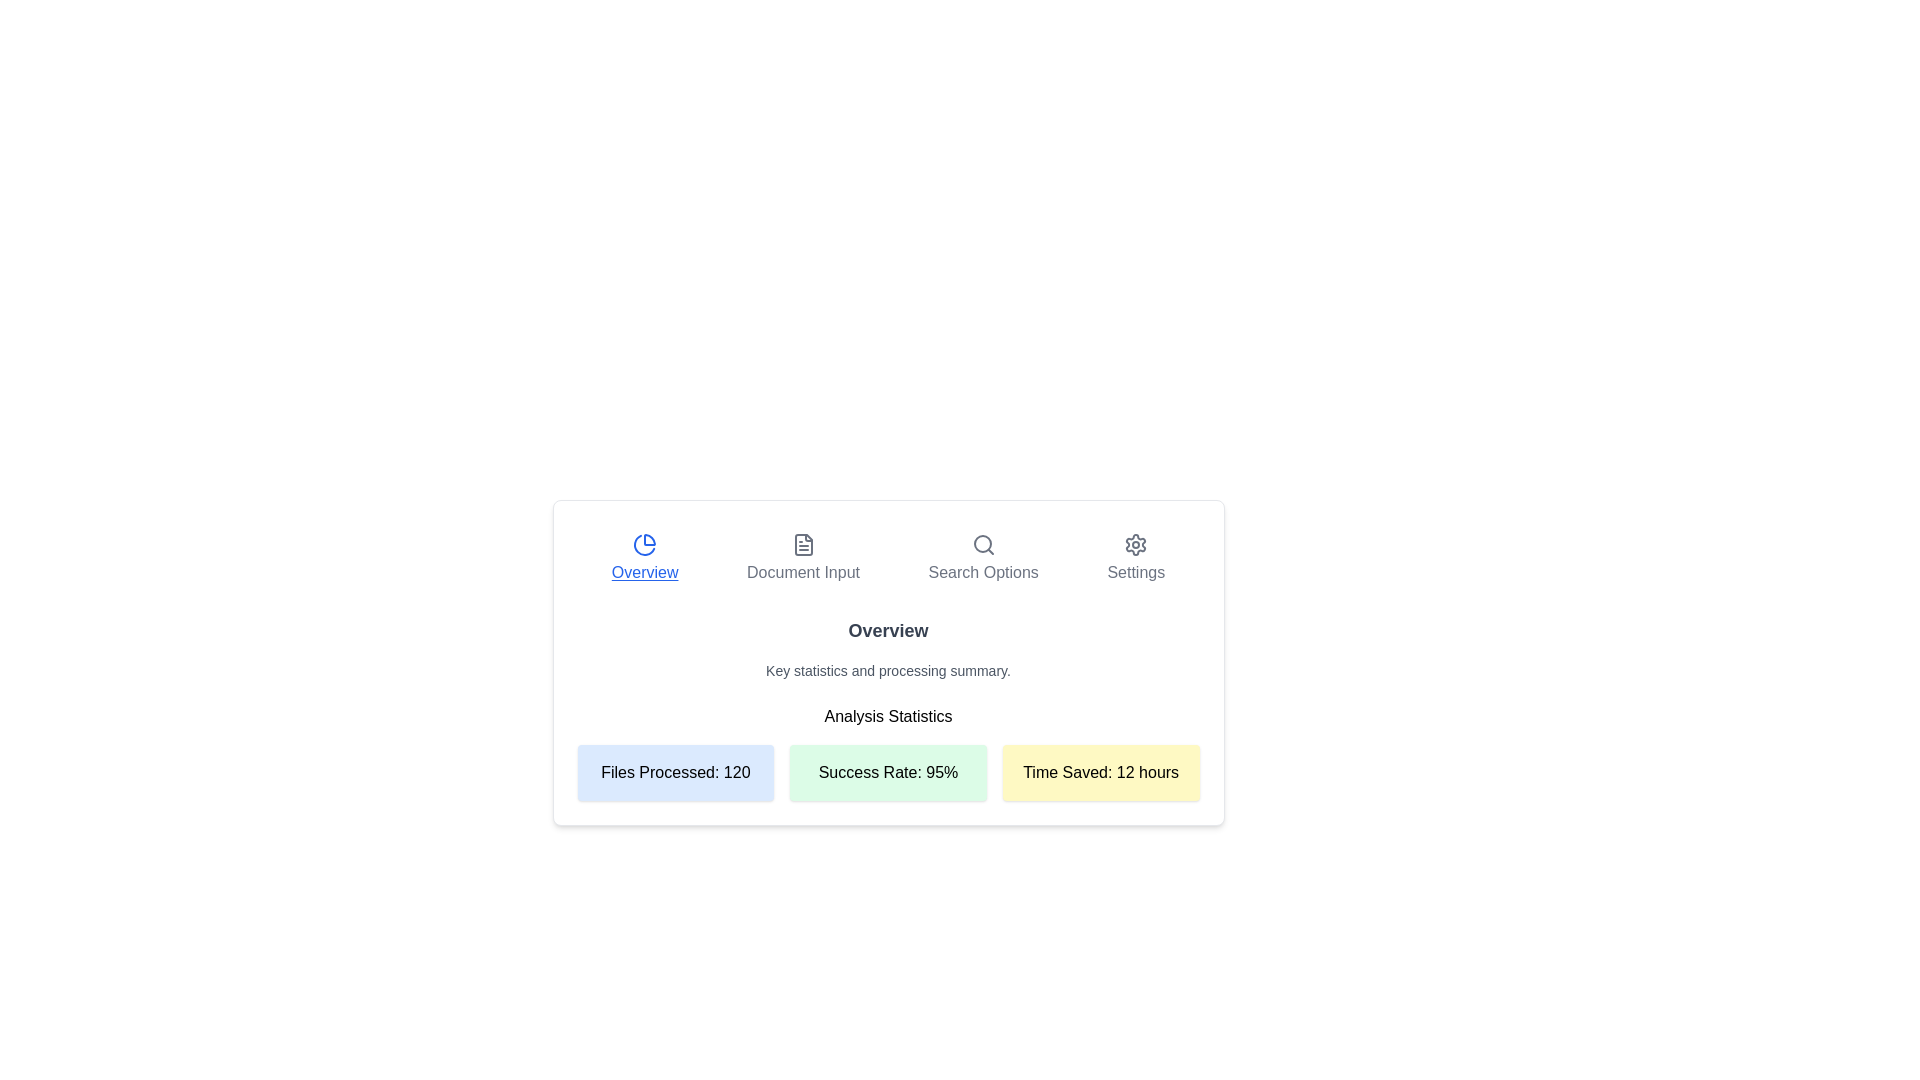 Image resolution: width=1920 pixels, height=1080 pixels. I want to click on the Informational block displaying 'Success Rate: 95%' which has a green background and rounded edges, positioned centrally under 'Analysis Statistics', so click(887, 752).